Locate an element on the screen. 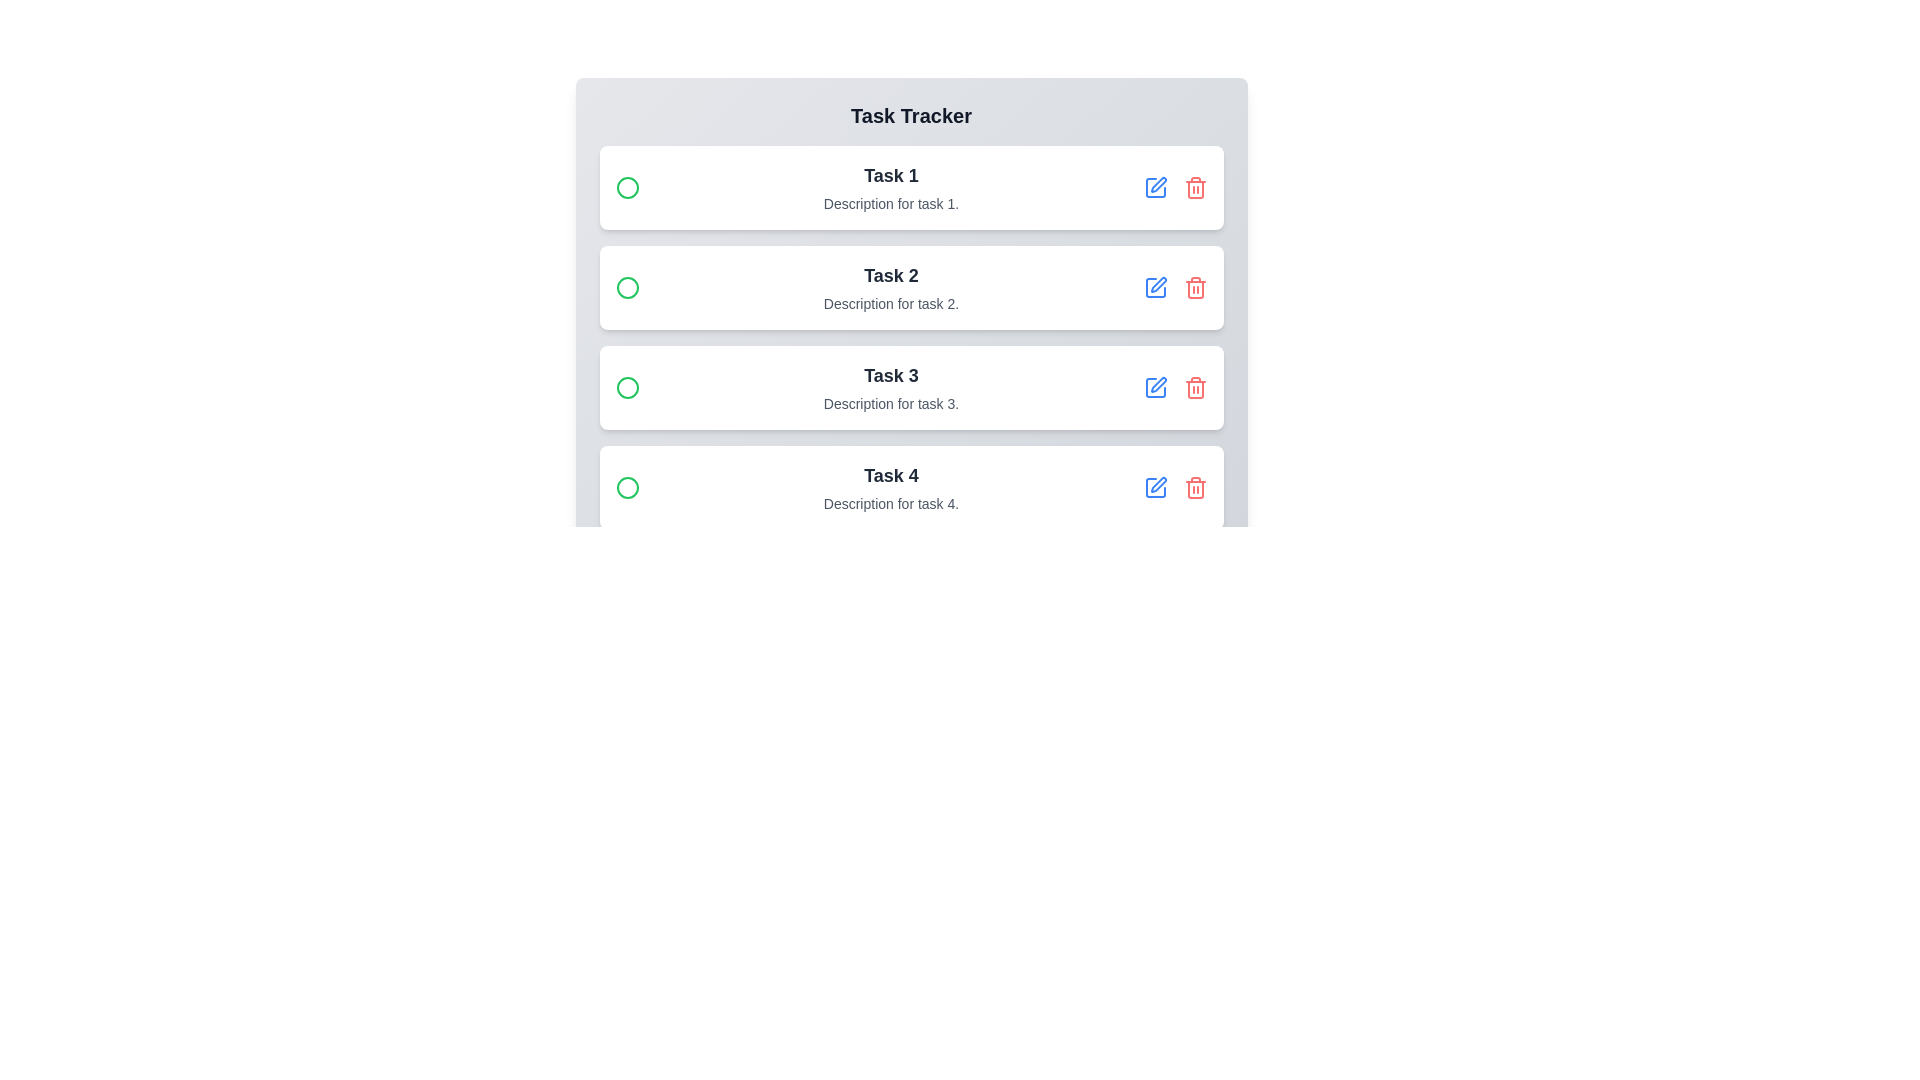  the delete button for task 1 is located at coordinates (1195, 188).